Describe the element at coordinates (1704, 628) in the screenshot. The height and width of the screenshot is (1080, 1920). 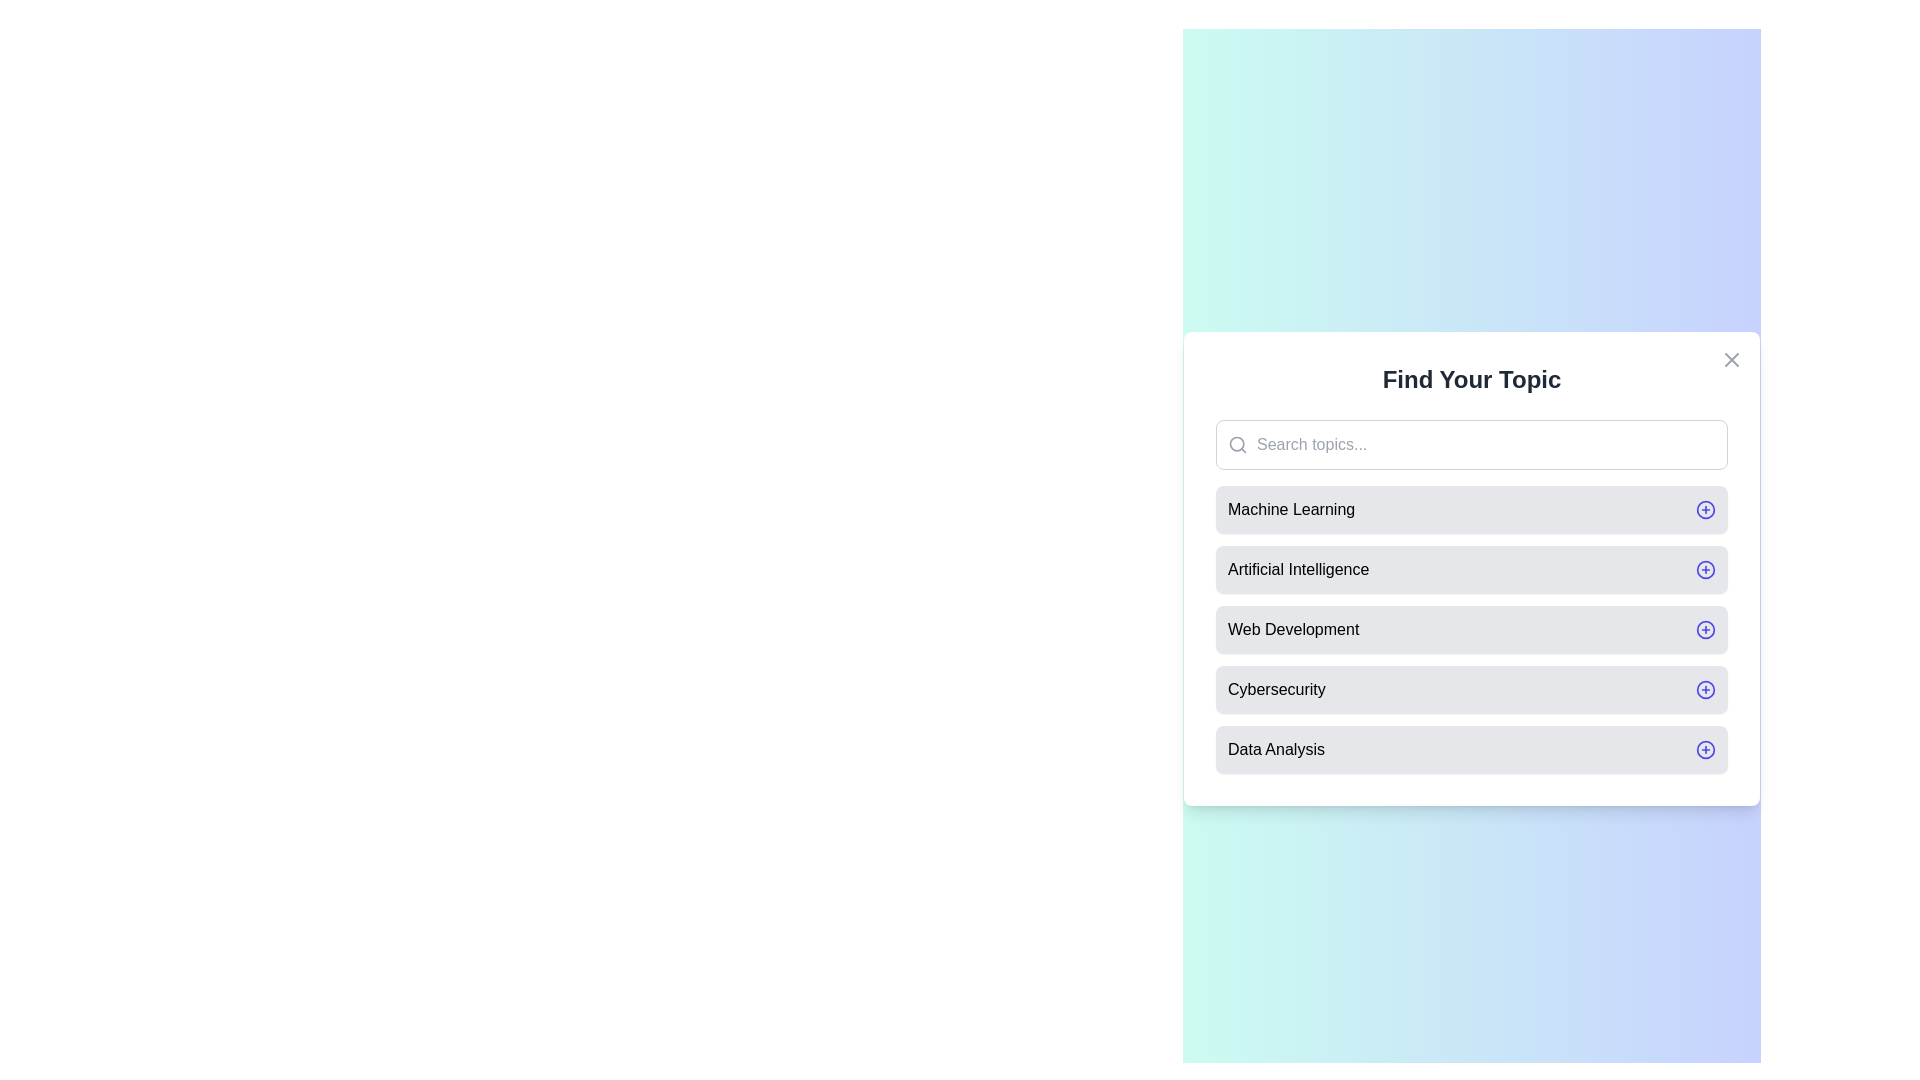
I see `the plus icon next to Web Development` at that location.